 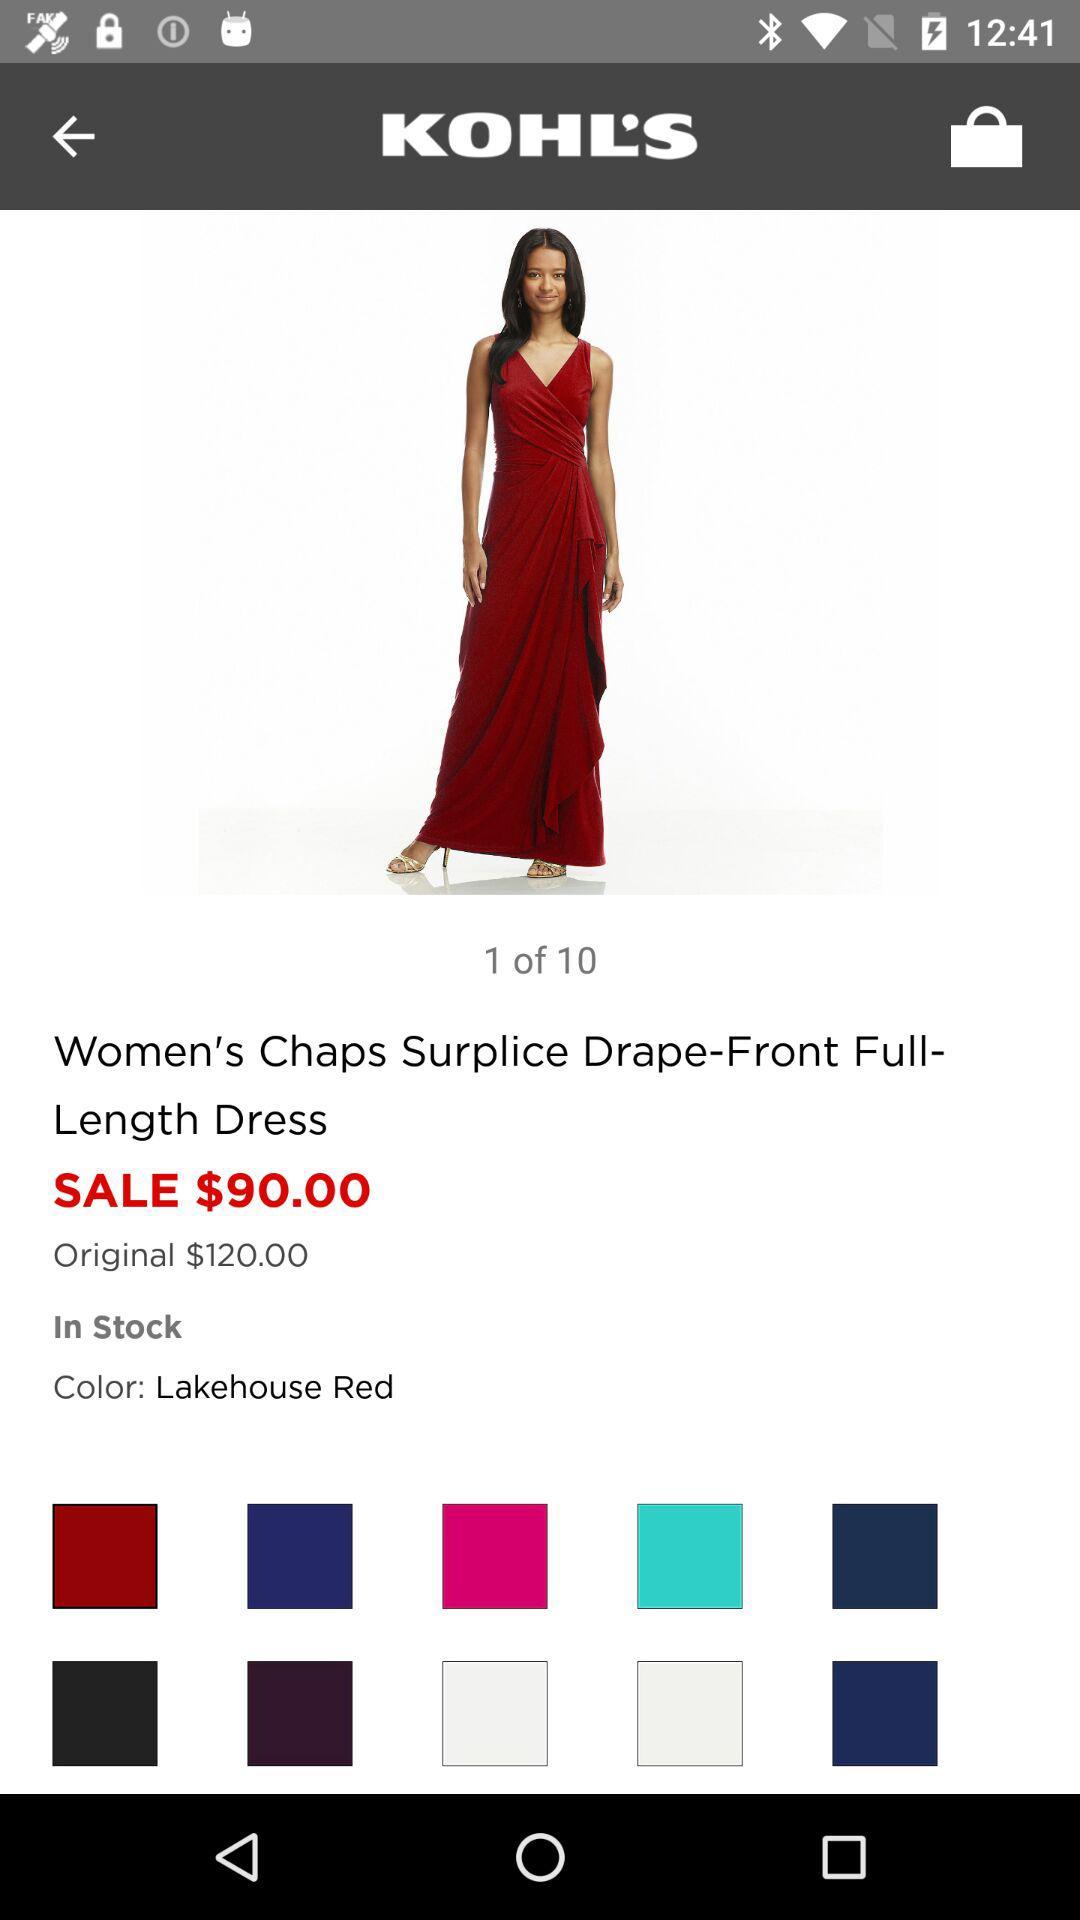 I want to click on first color in first row from right, so click(x=884, y=1555).